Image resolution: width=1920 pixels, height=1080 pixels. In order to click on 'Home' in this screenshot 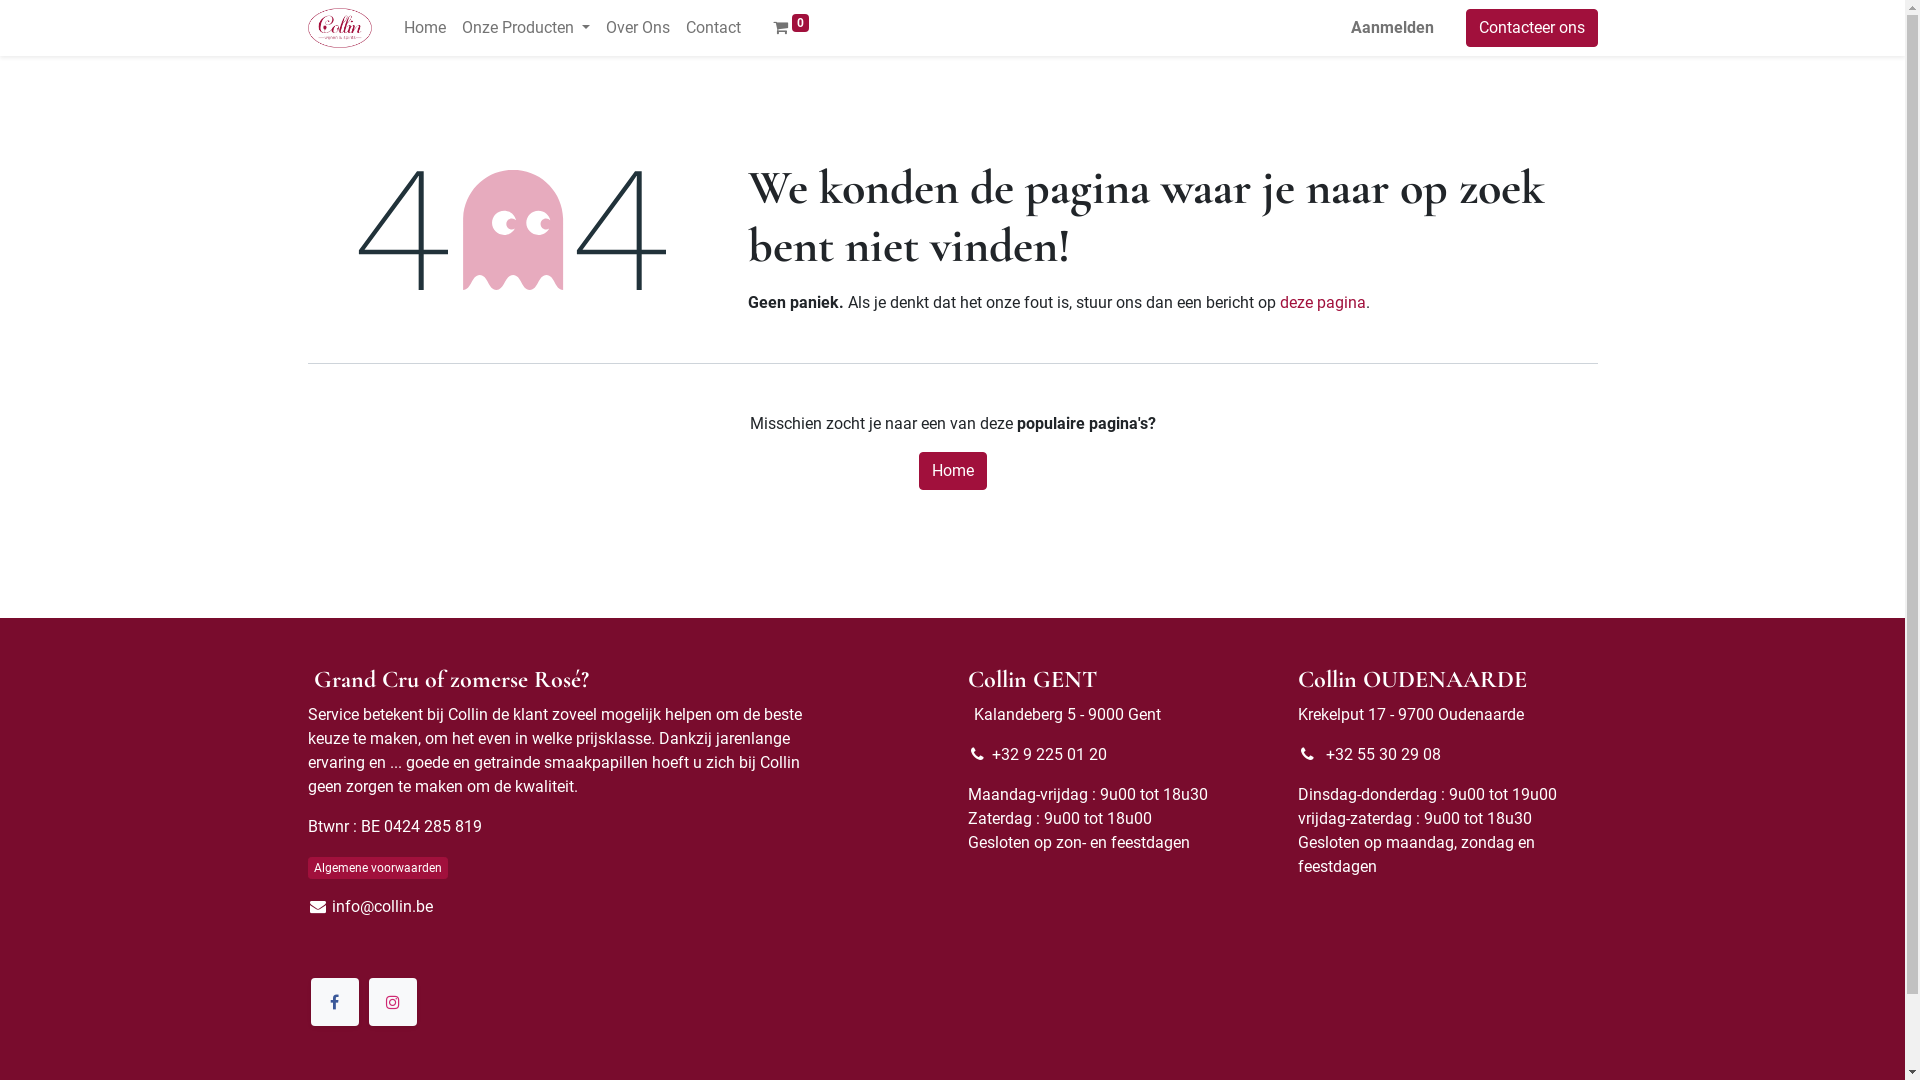, I will do `click(424, 27)`.